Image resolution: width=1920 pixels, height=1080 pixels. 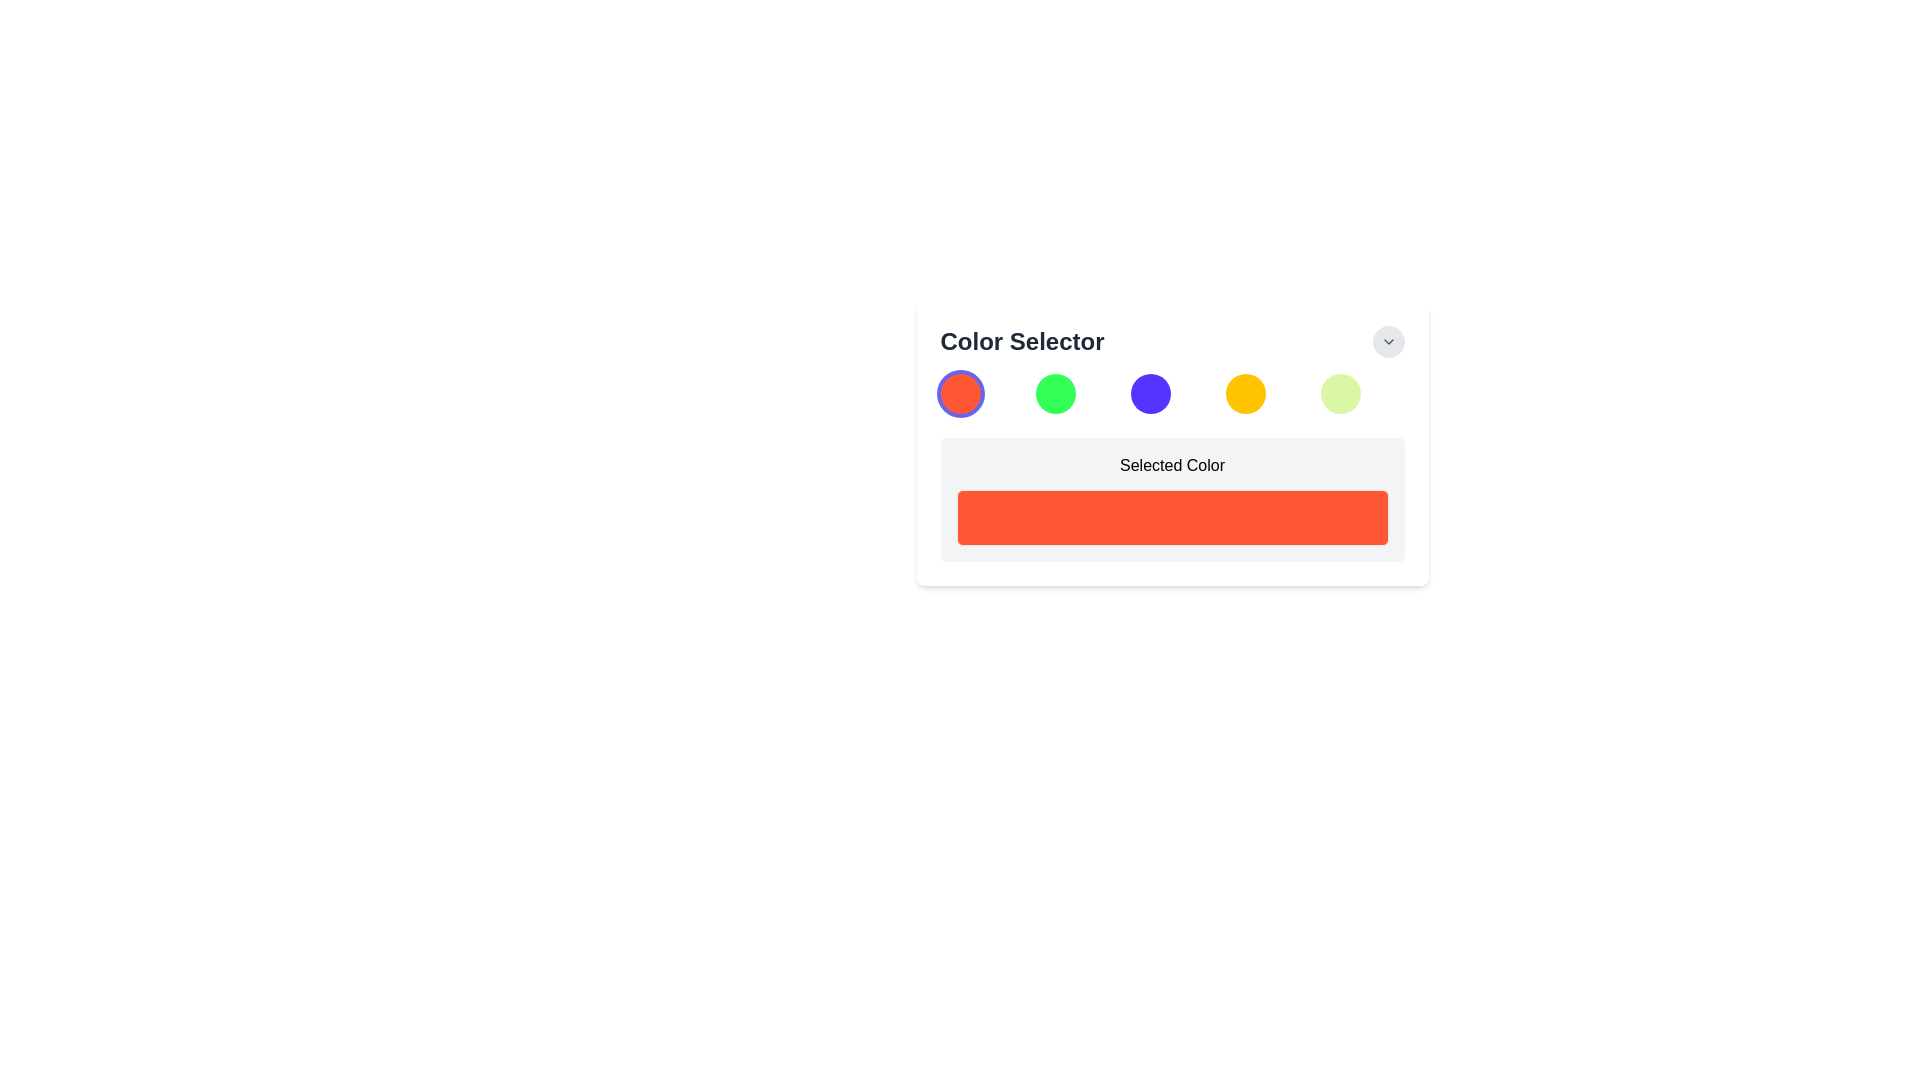 What do you see at coordinates (1054, 393) in the screenshot?
I see `the second circular button with a green background in the row of five icons located near the top of the 'Color Selector' card` at bounding box center [1054, 393].